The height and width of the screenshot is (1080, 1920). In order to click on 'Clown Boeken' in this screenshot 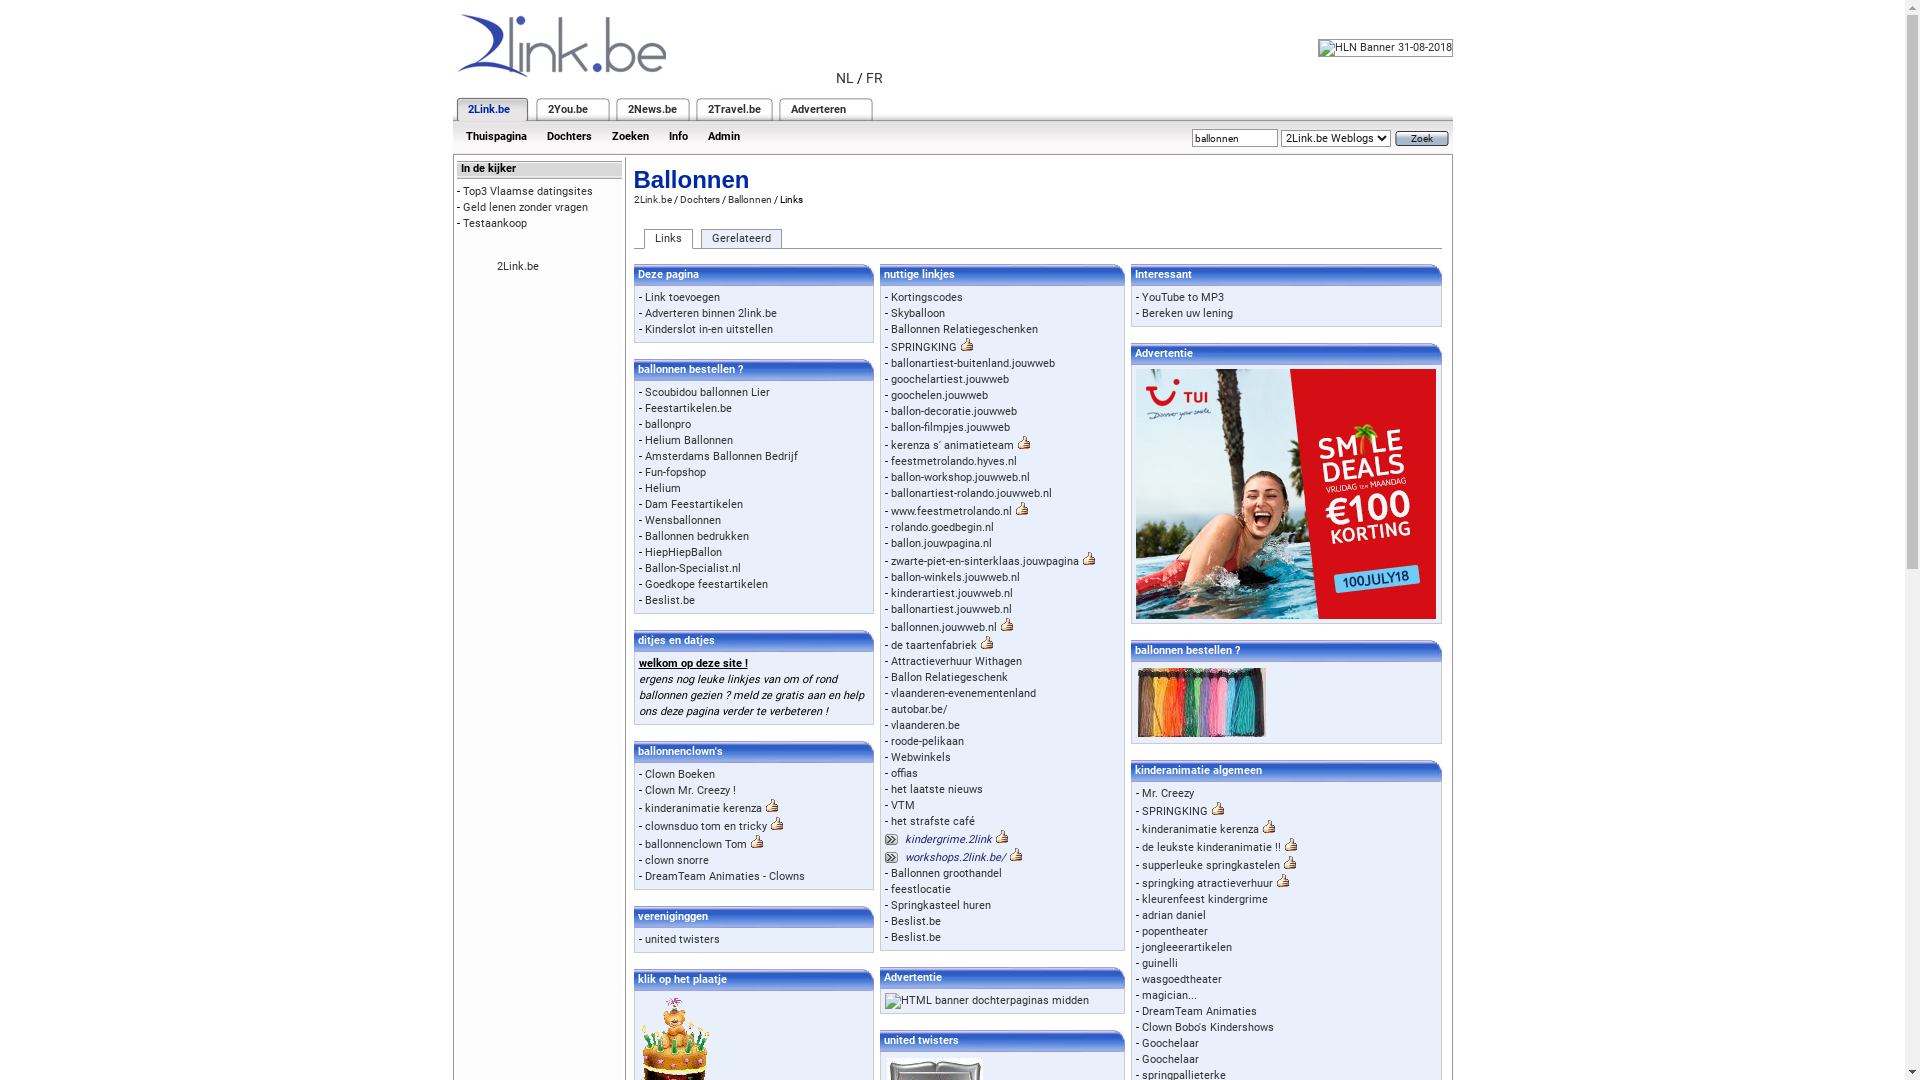, I will do `click(678, 773)`.